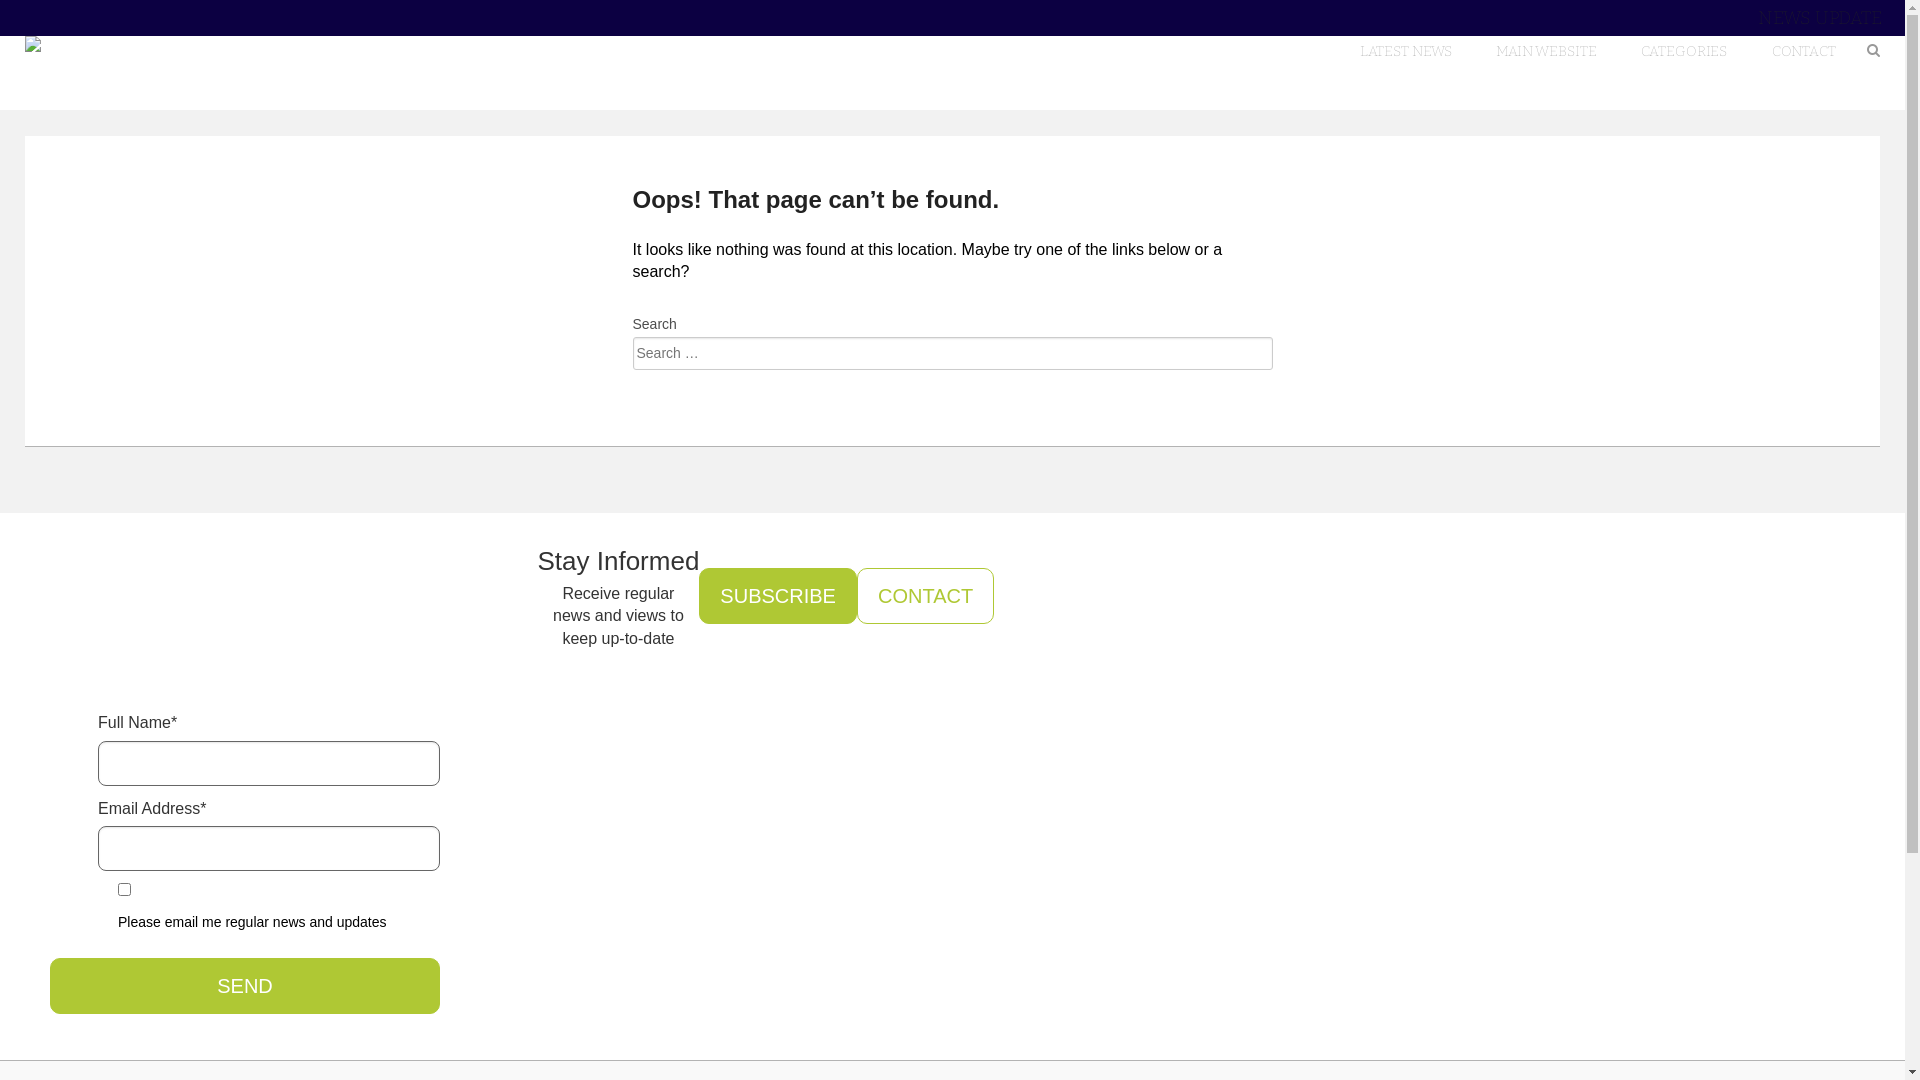  What do you see at coordinates (1405, 50) in the screenshot?
I see `'LATEST NEWS'` at bounding box center [1405, 50].